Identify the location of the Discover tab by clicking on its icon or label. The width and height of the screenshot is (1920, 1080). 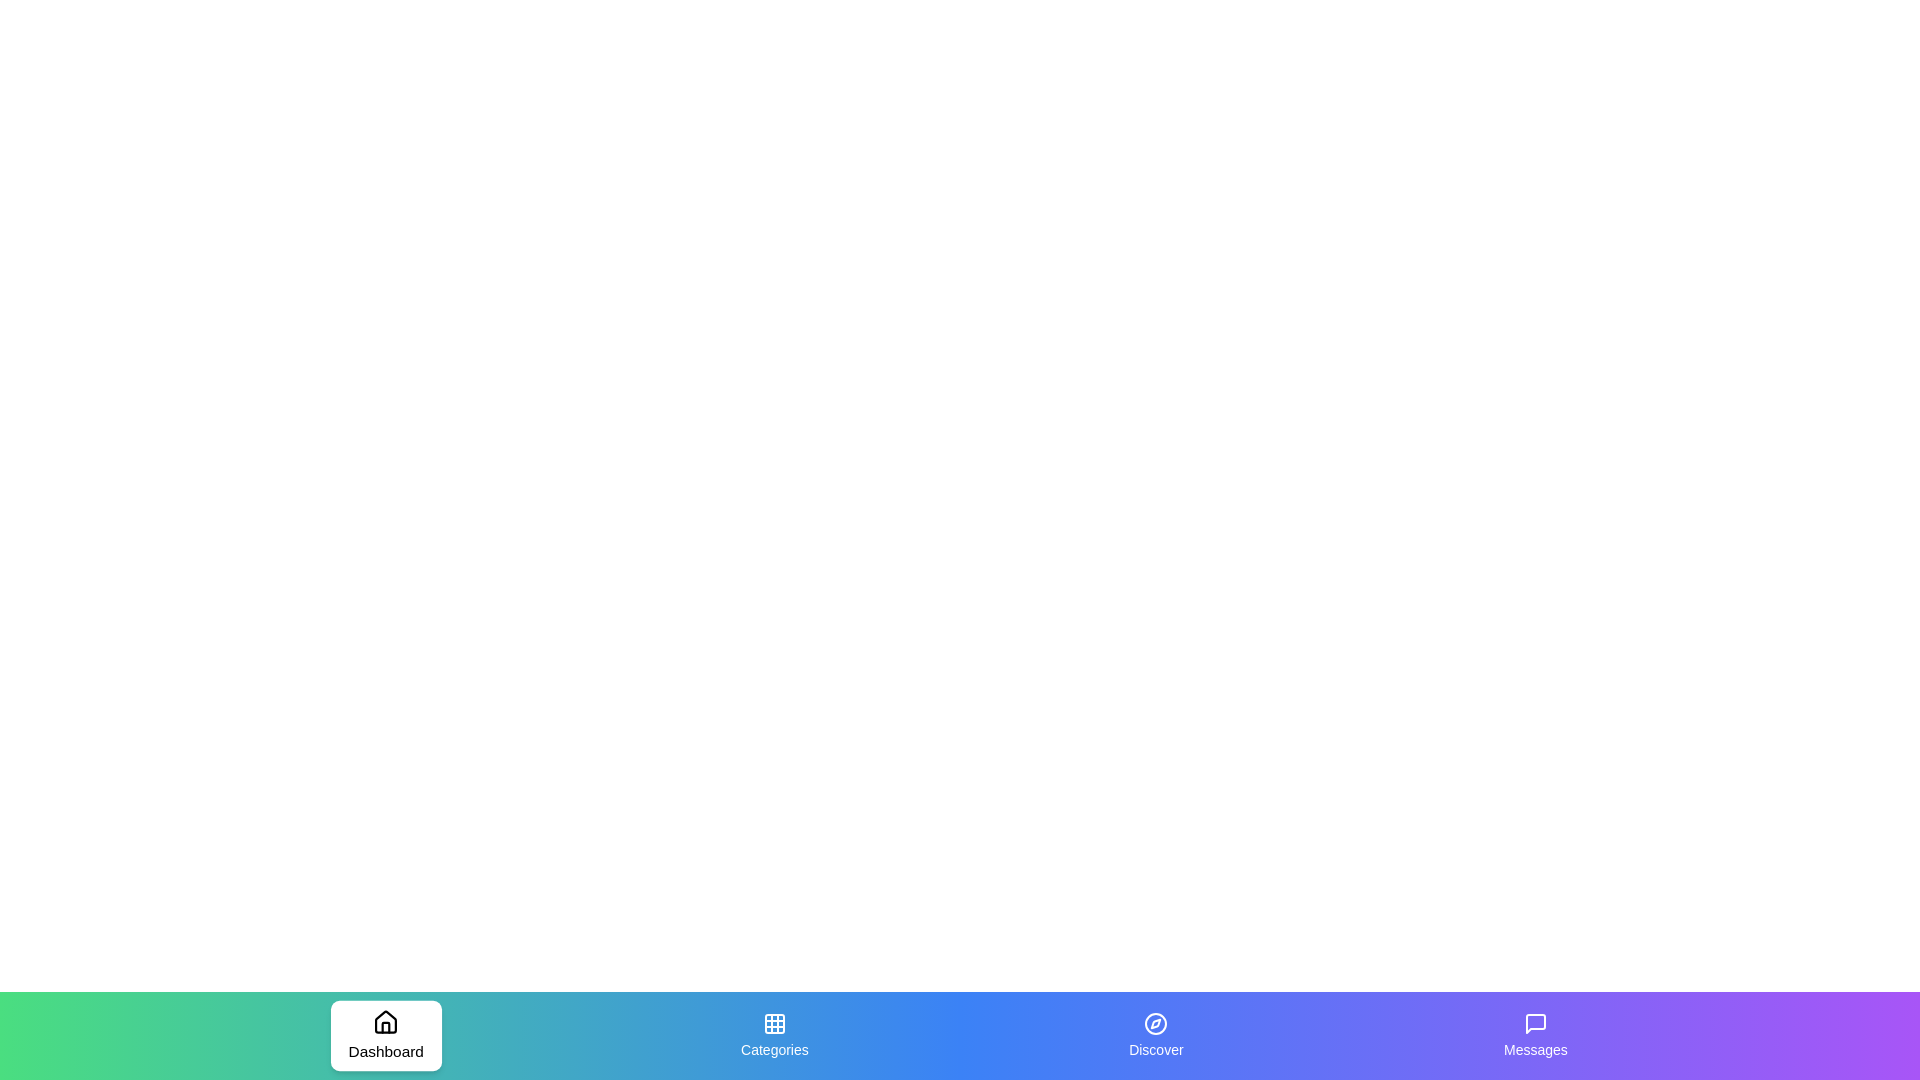
(1156, 1035).